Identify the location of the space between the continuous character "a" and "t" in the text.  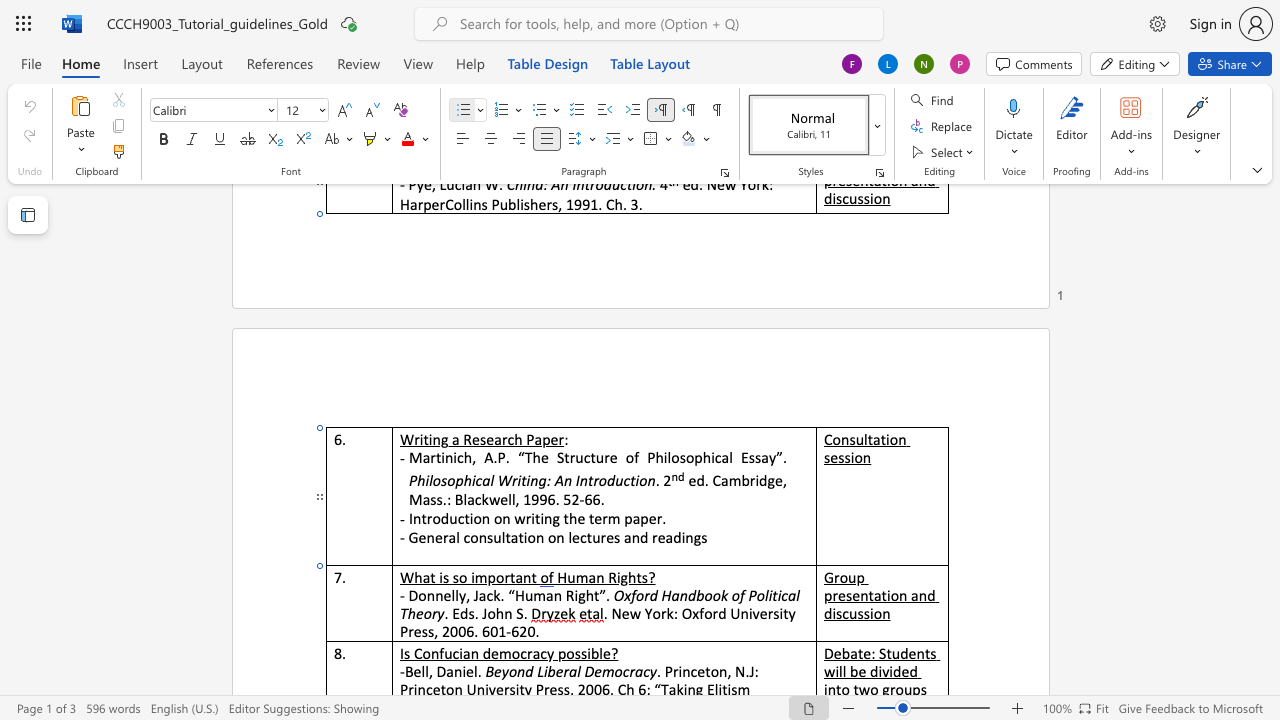
(428, 577).